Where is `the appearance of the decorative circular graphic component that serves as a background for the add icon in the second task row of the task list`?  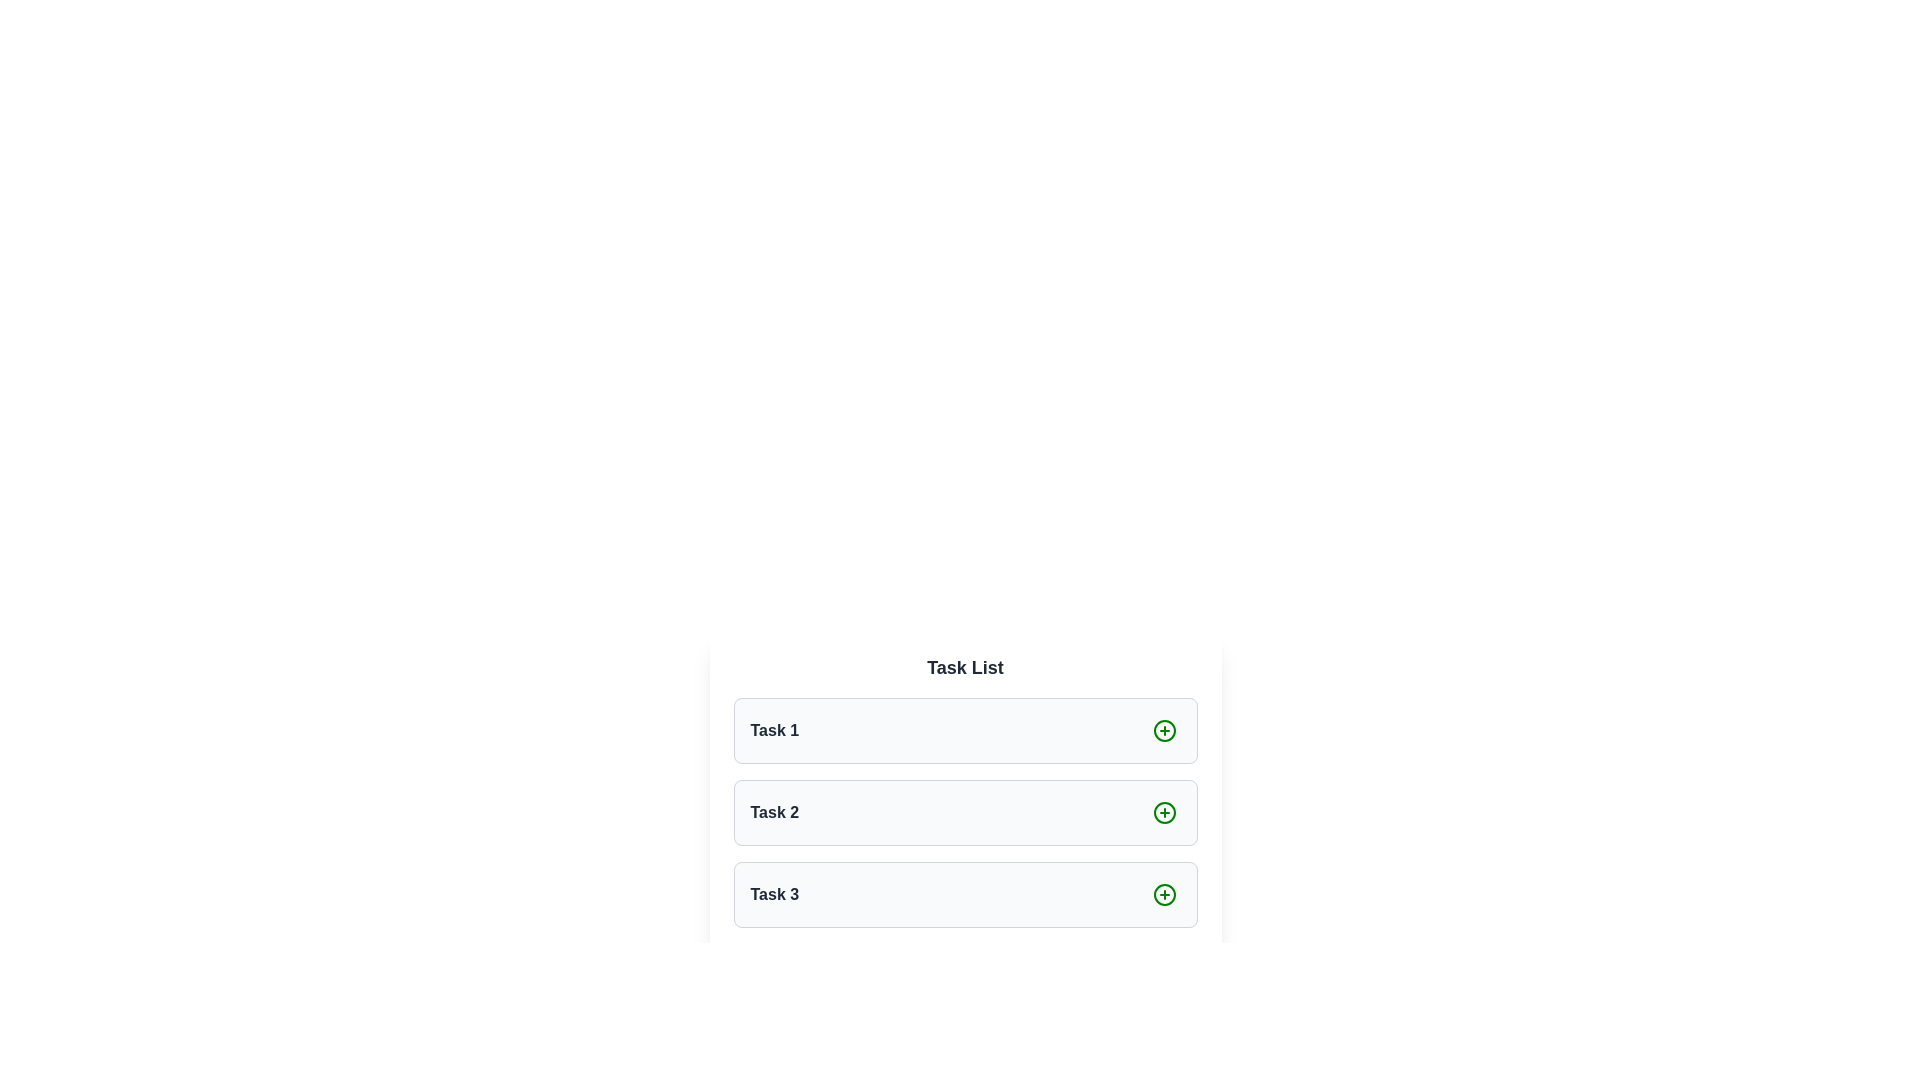
the appearance of the decorative circular graphic component that serves as a background for the add icon in the second task row of the task list is located at coordinates (1164, 813).